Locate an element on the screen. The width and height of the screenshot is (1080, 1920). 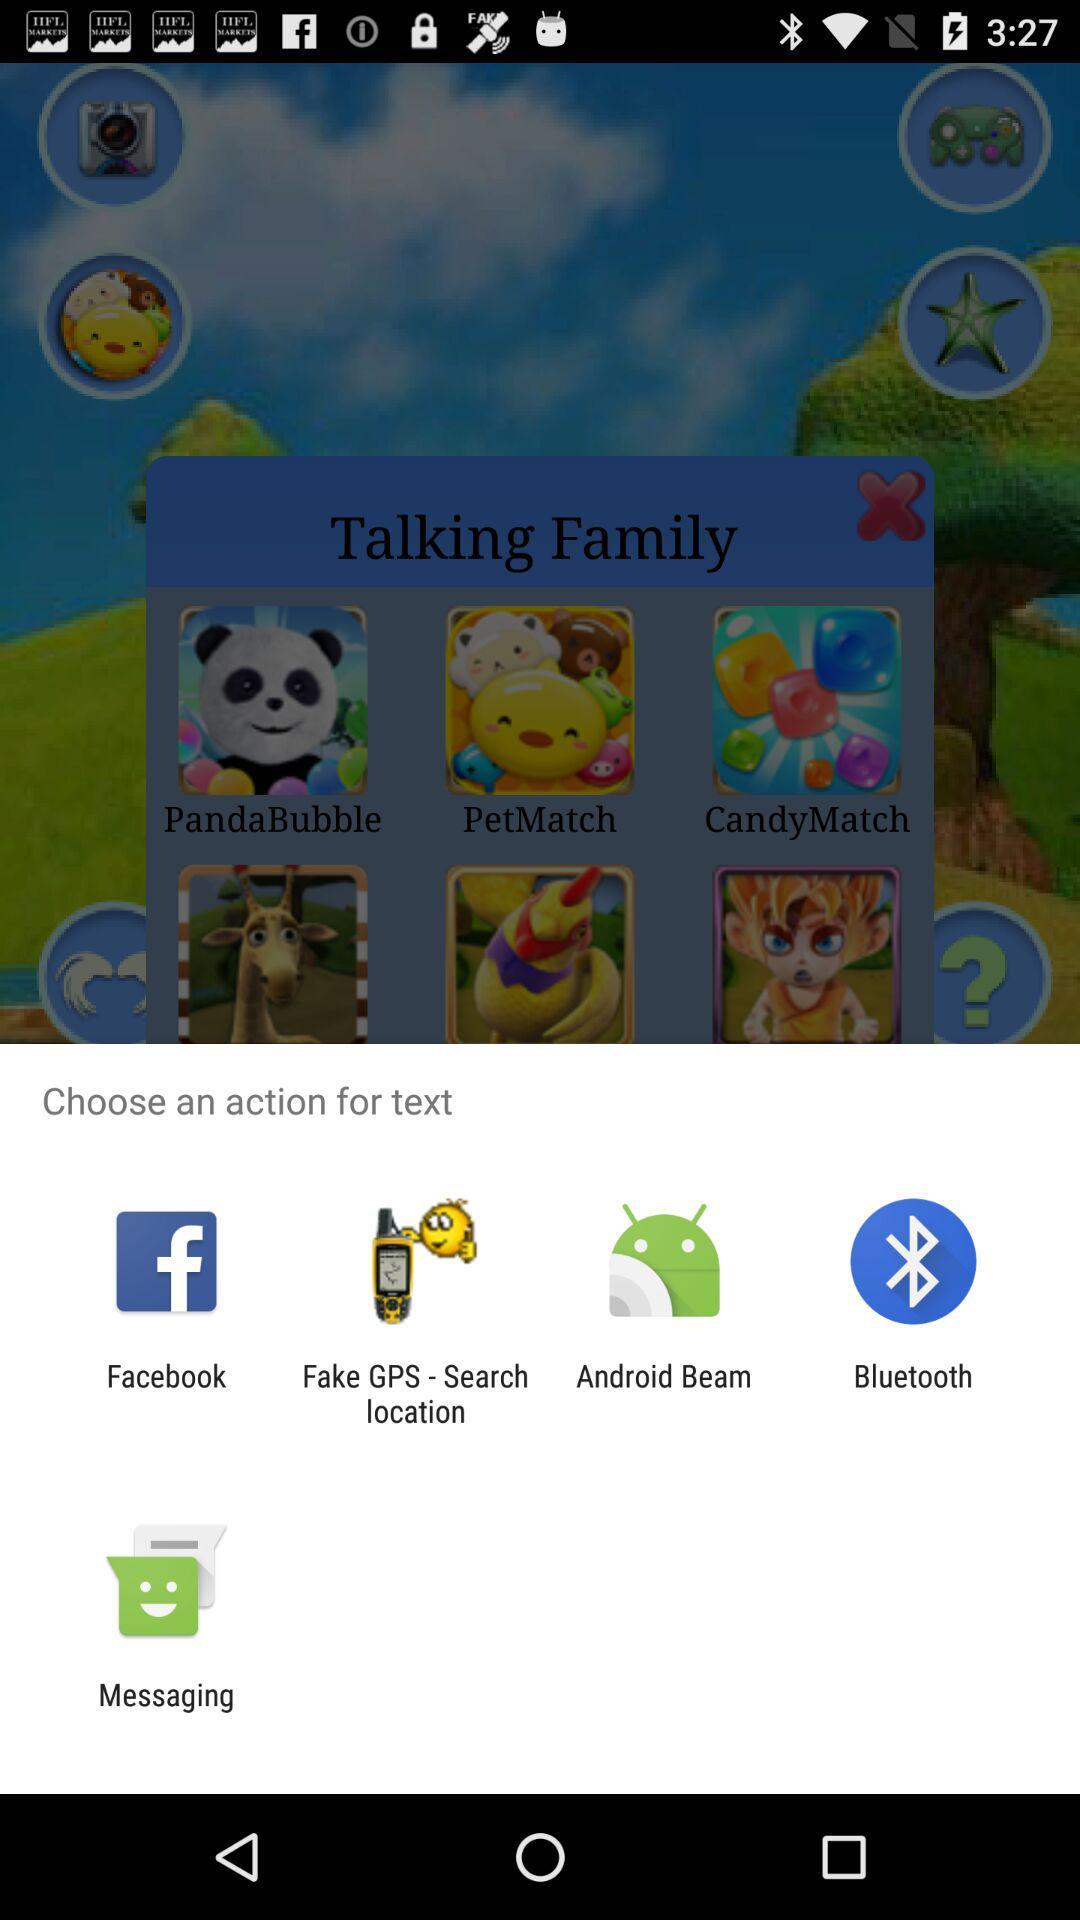
the item to the right of android beam item is located at coordinates (913, 1392).